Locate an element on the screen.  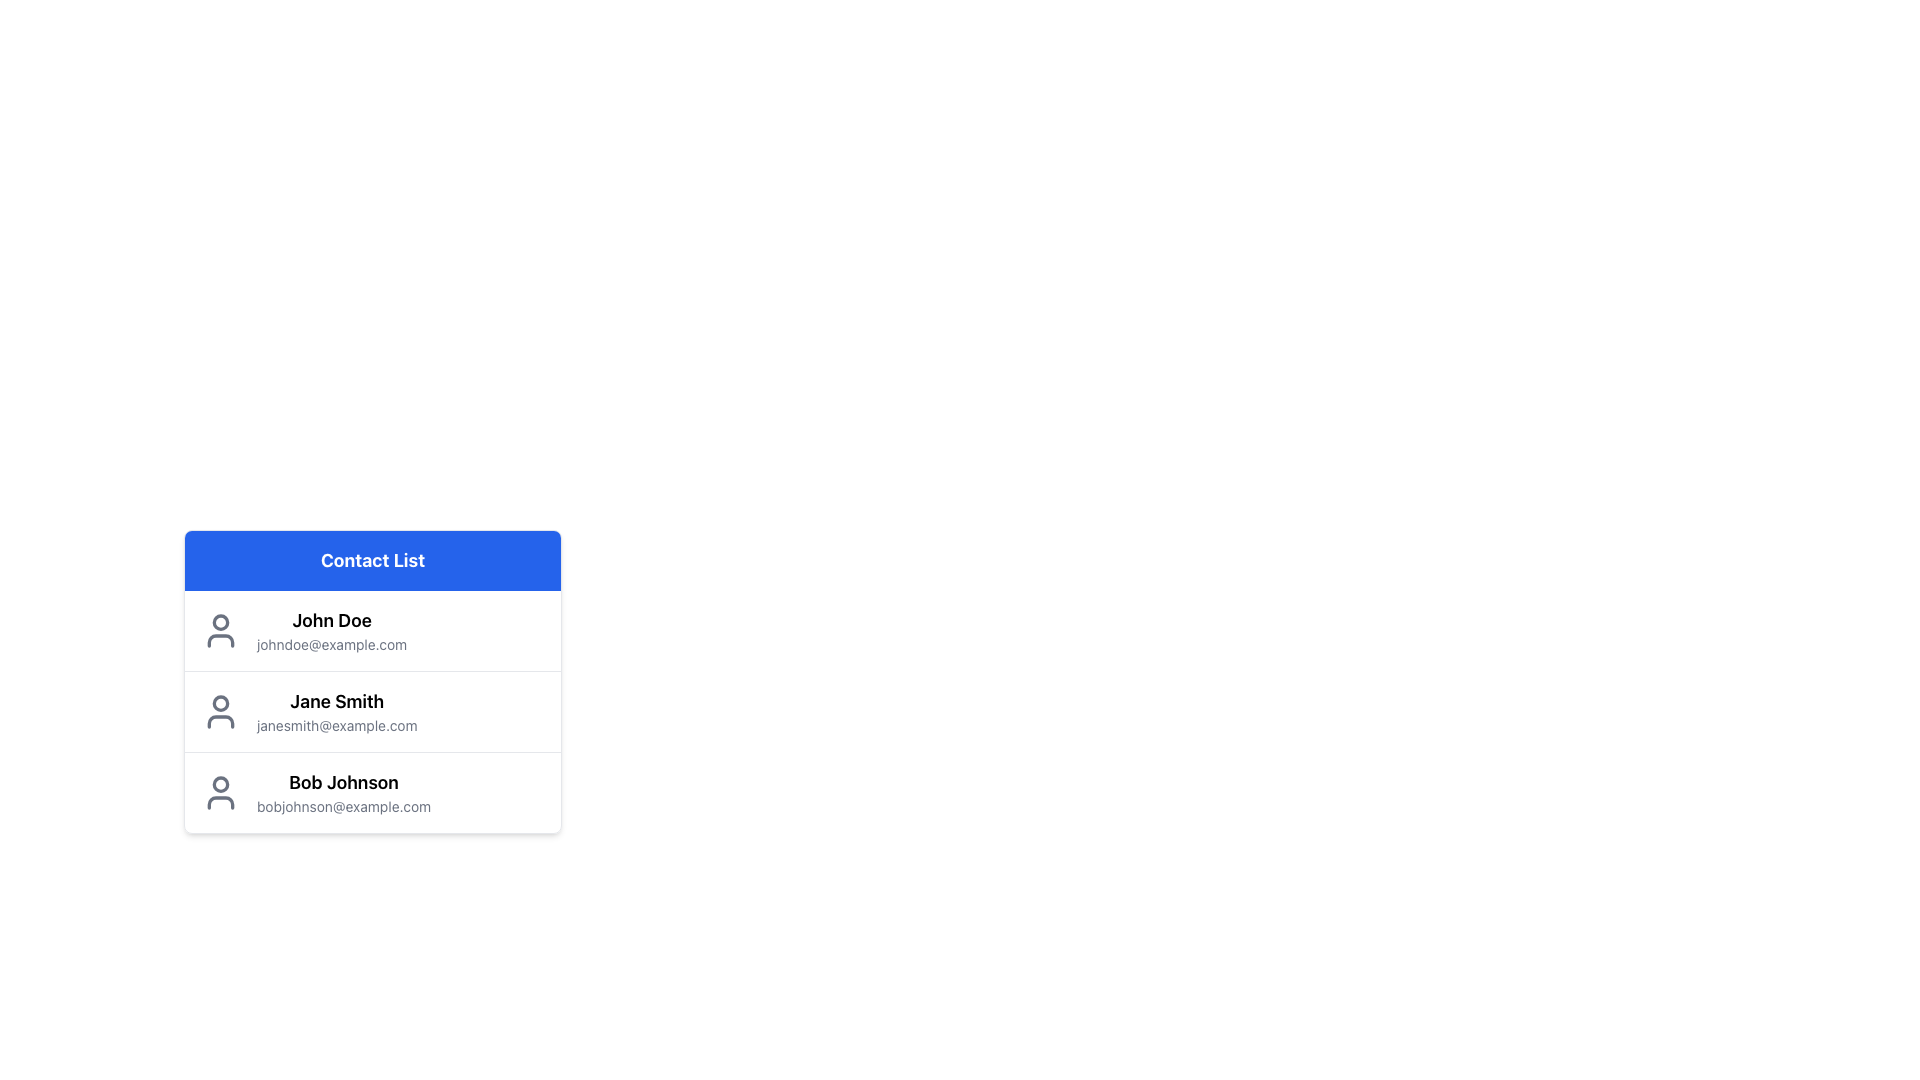
the text label displaying the email address for the contact 'Bob Johnson', which is located directly below the contact's name is located at coordinates (344, 805).